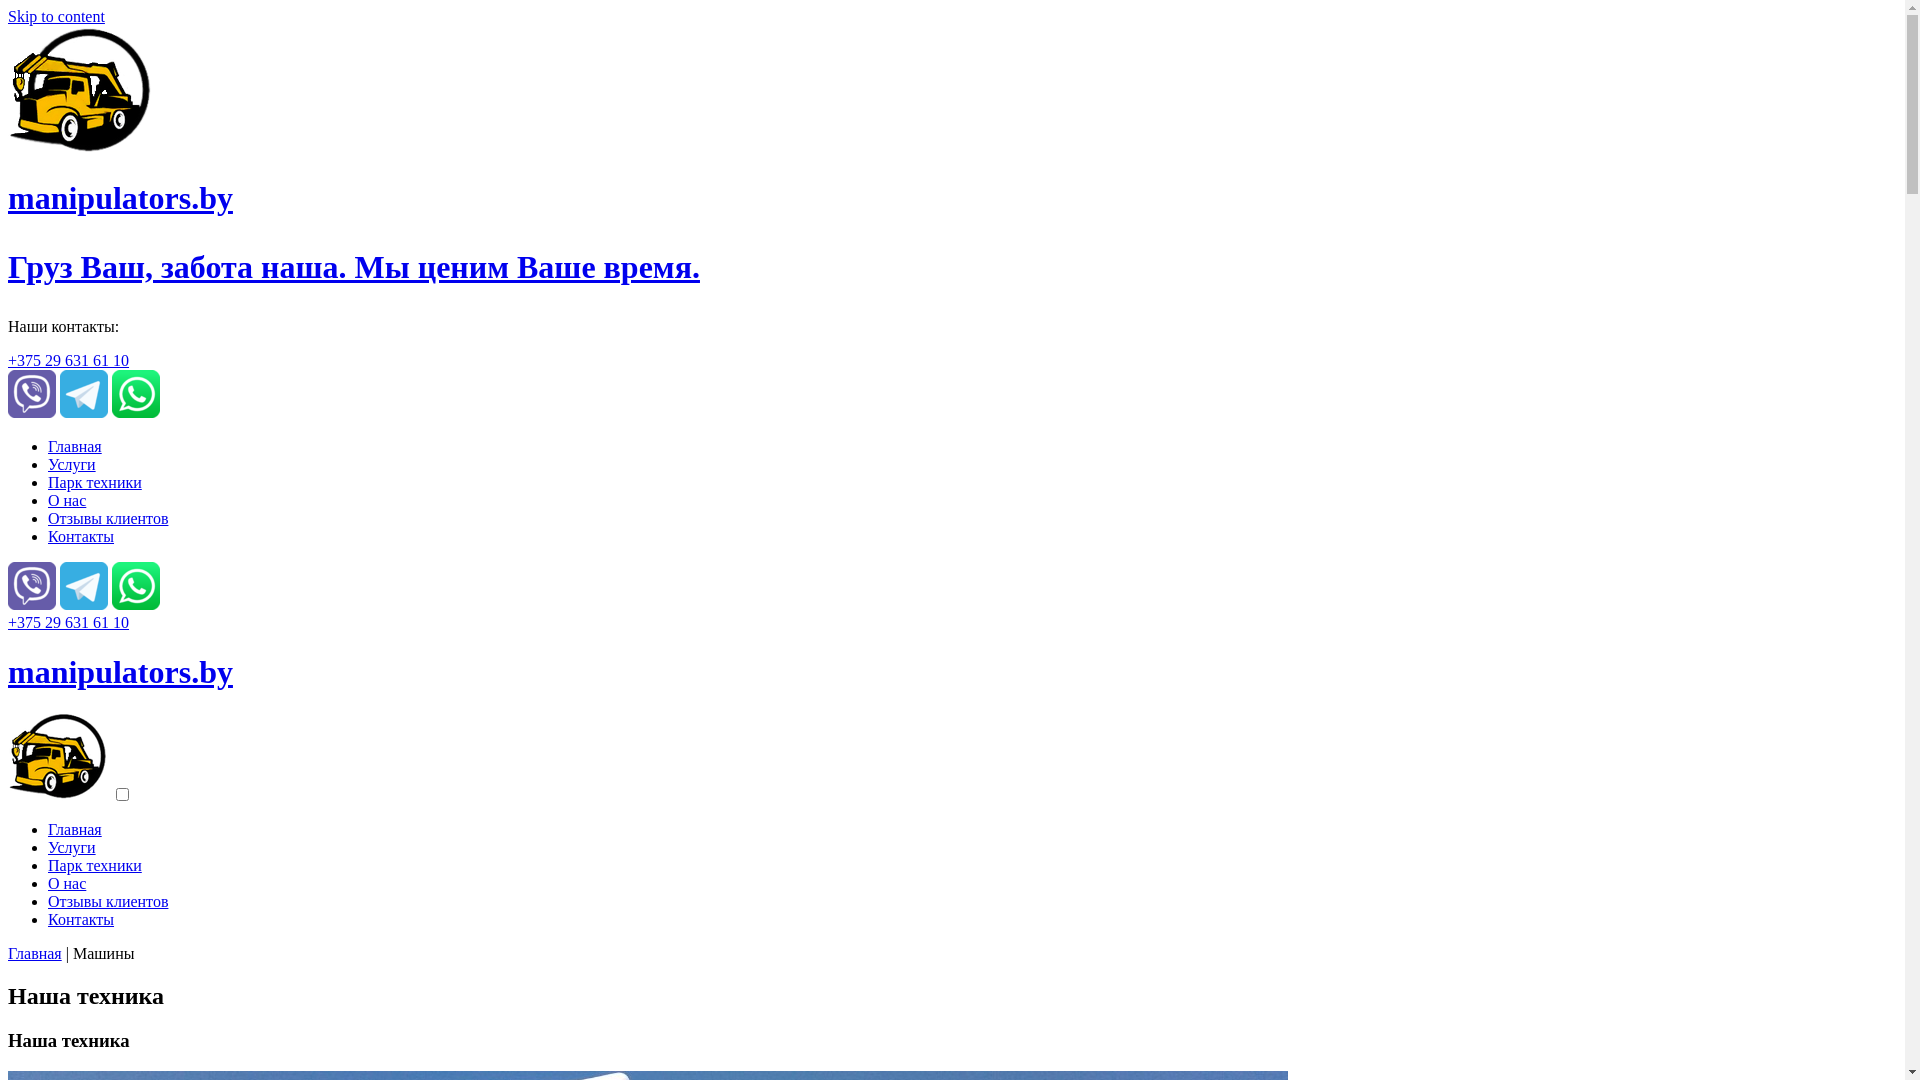  Describe the element at coordinates (56, 16) in the screenshot. I see `'Skip to content'` at that location.